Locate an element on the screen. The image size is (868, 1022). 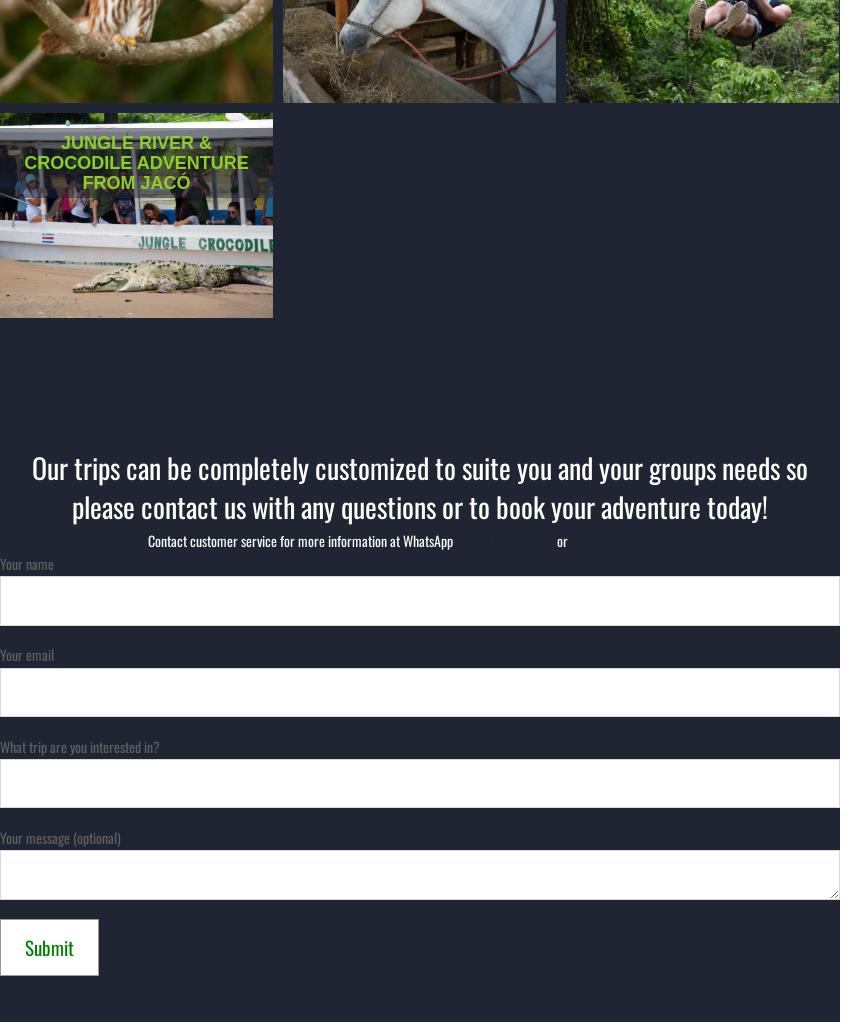
'Contact customer service for more information at WhatsApp' is located at coordinates (299, 539).